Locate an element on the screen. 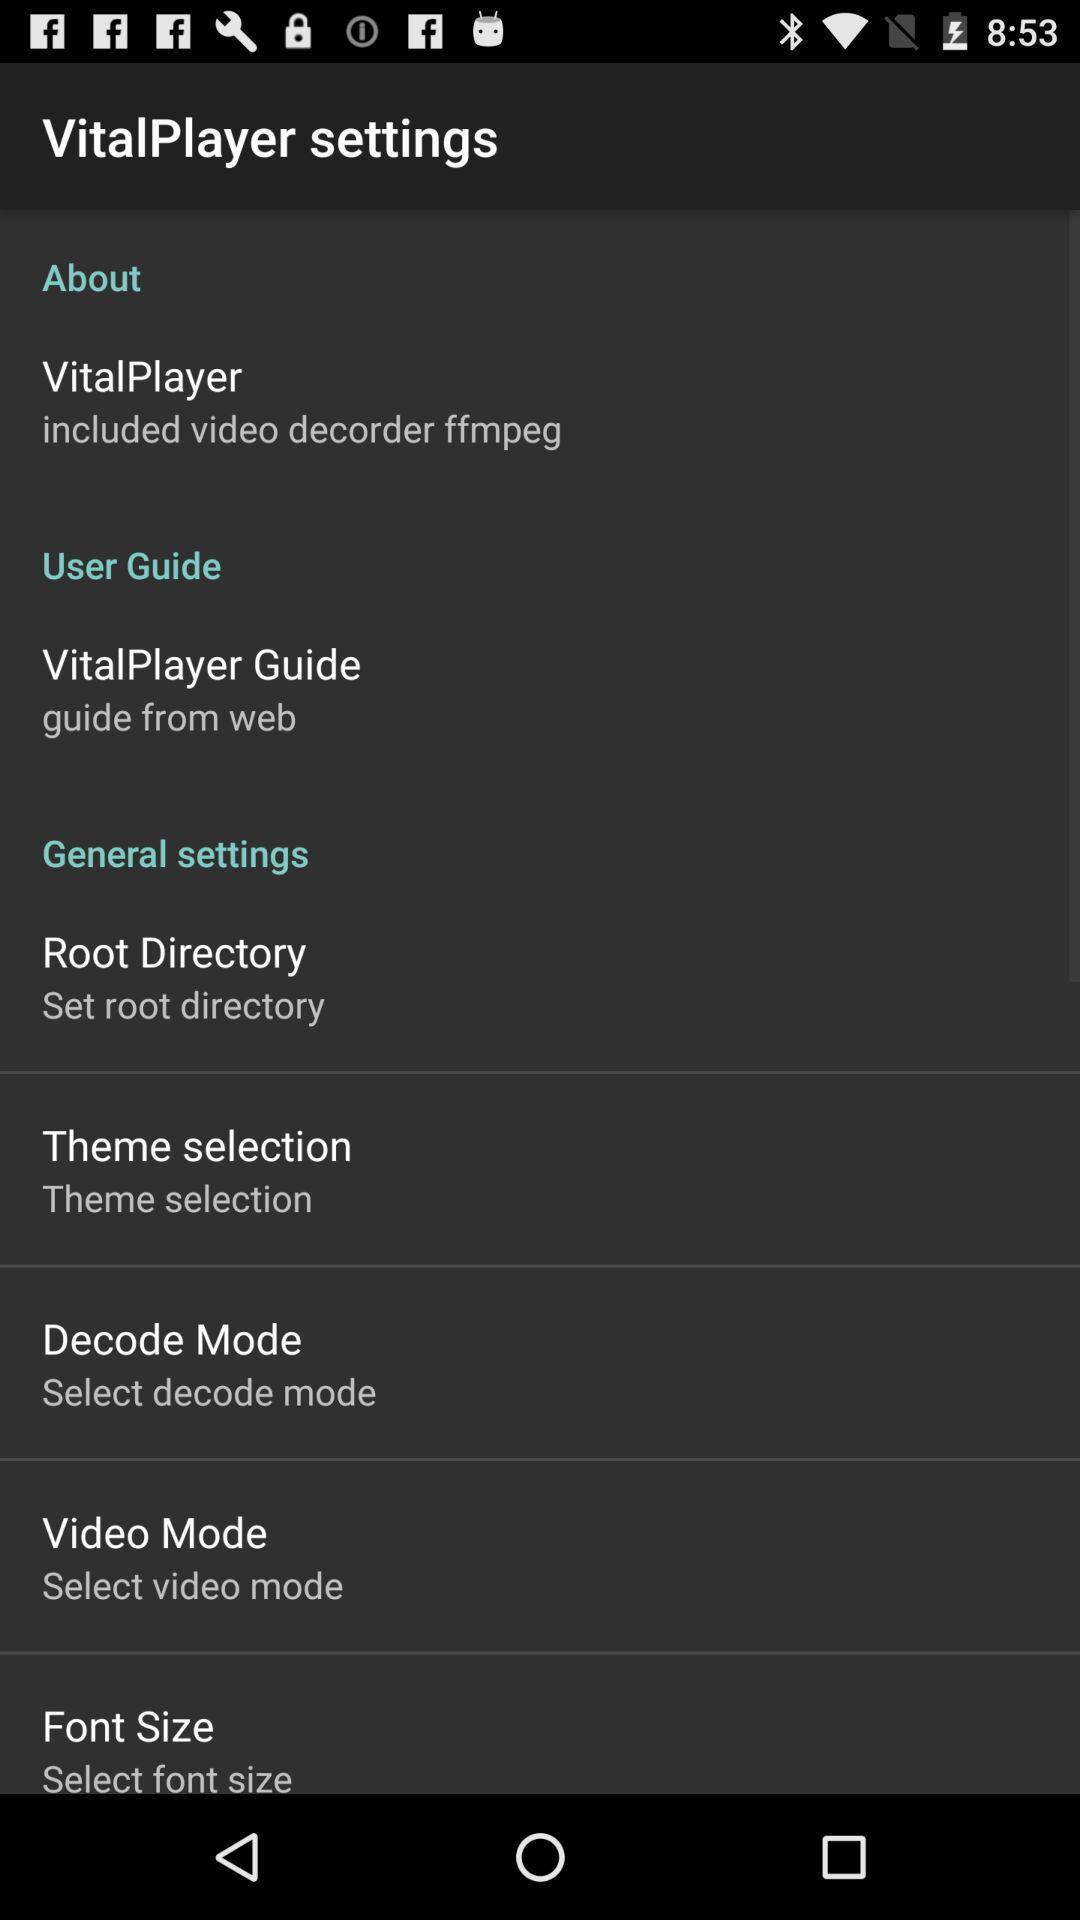  the app above the general settings icon is located at coordinates (168, 716).